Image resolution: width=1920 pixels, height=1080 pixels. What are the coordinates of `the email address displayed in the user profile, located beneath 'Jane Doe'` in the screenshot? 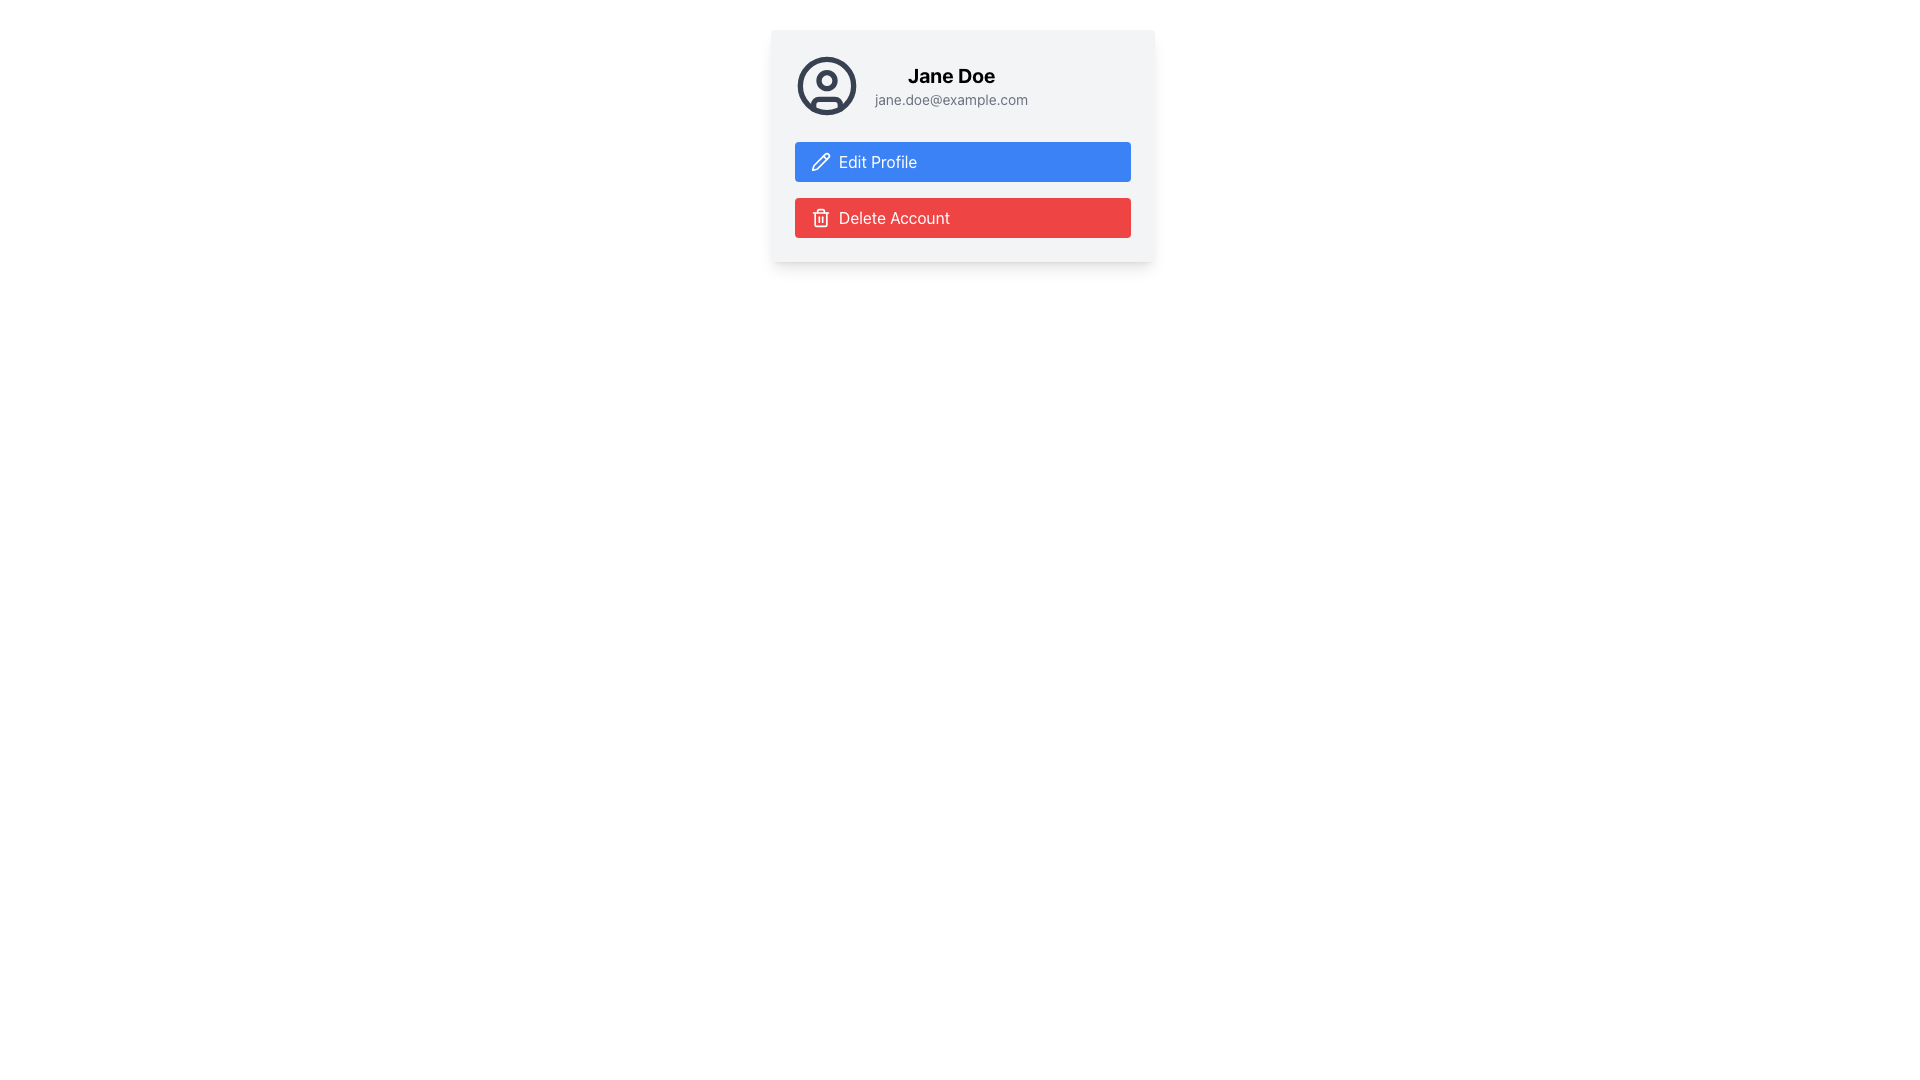 It's located at (950, 100).